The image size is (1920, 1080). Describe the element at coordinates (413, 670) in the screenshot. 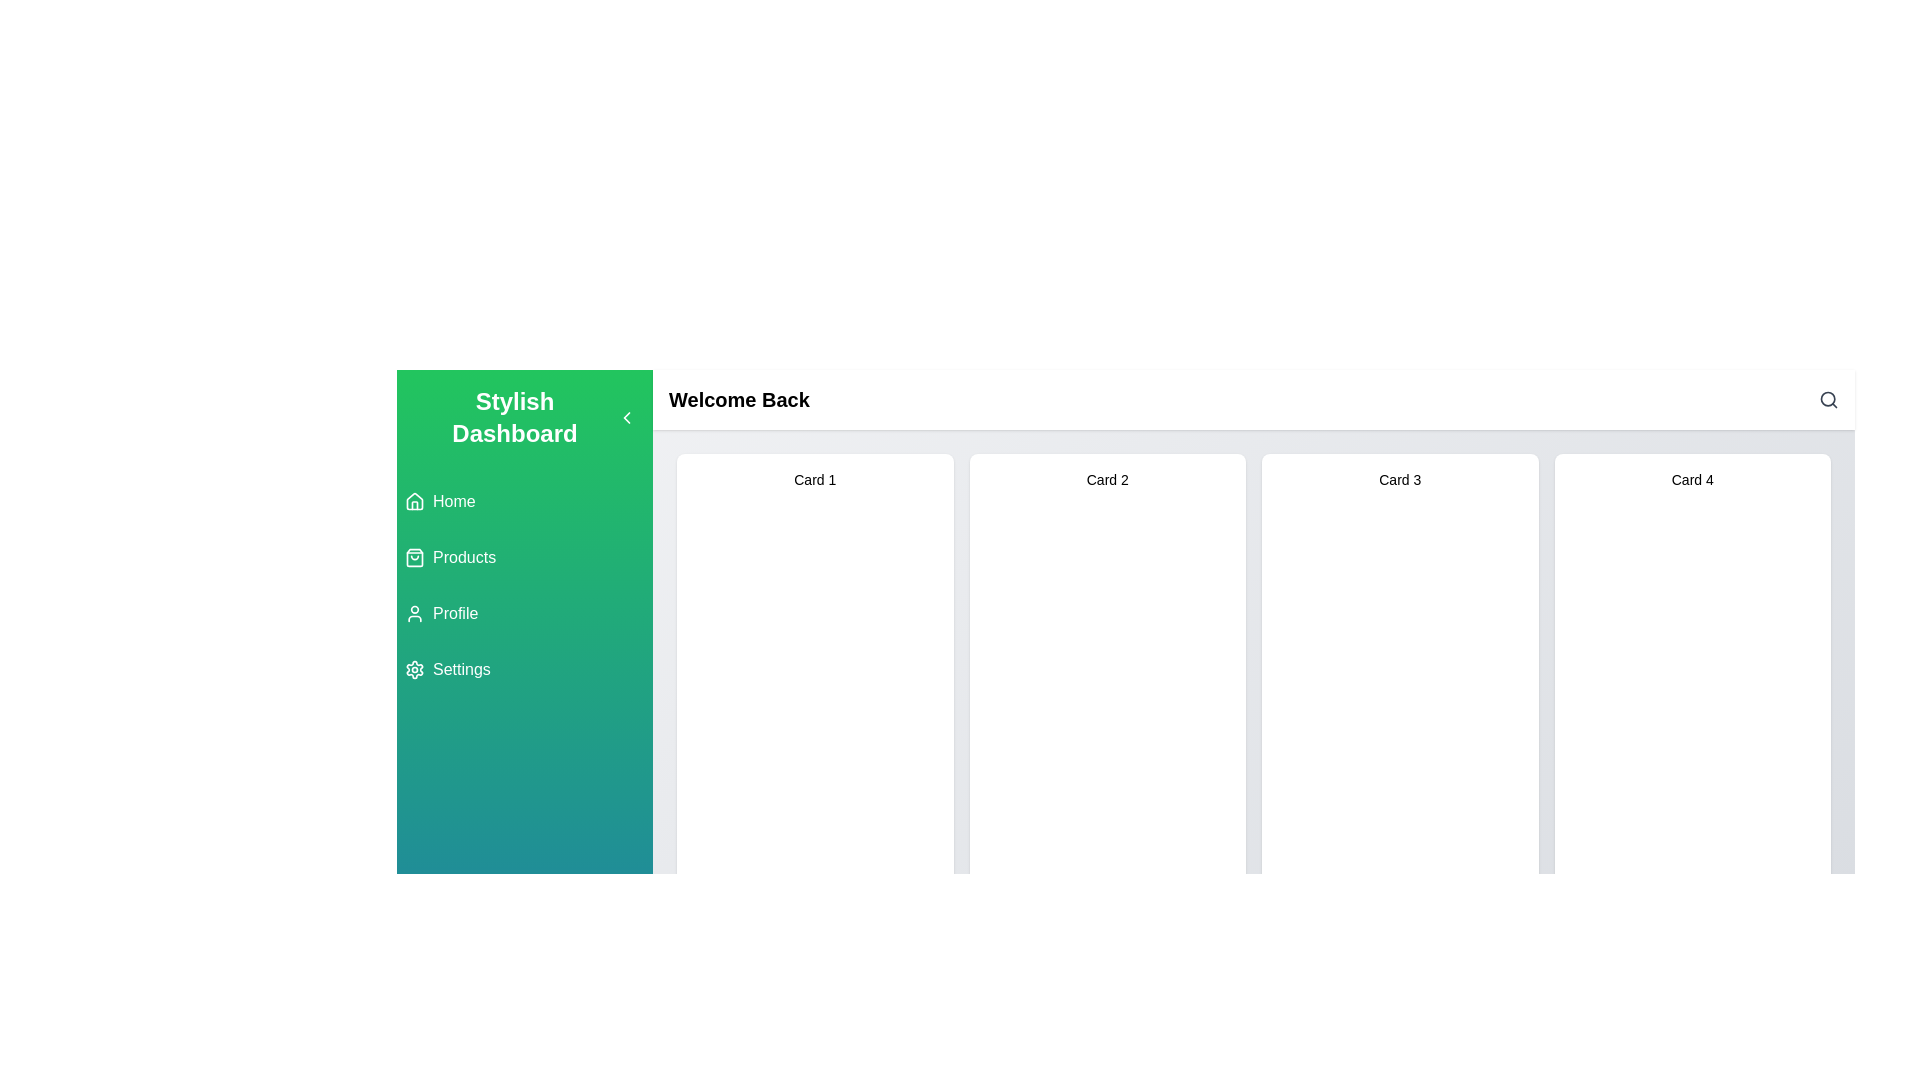

I see `the green cogwheel icon located at the bottom of the settings menu in the vertical sidebar` at that location.